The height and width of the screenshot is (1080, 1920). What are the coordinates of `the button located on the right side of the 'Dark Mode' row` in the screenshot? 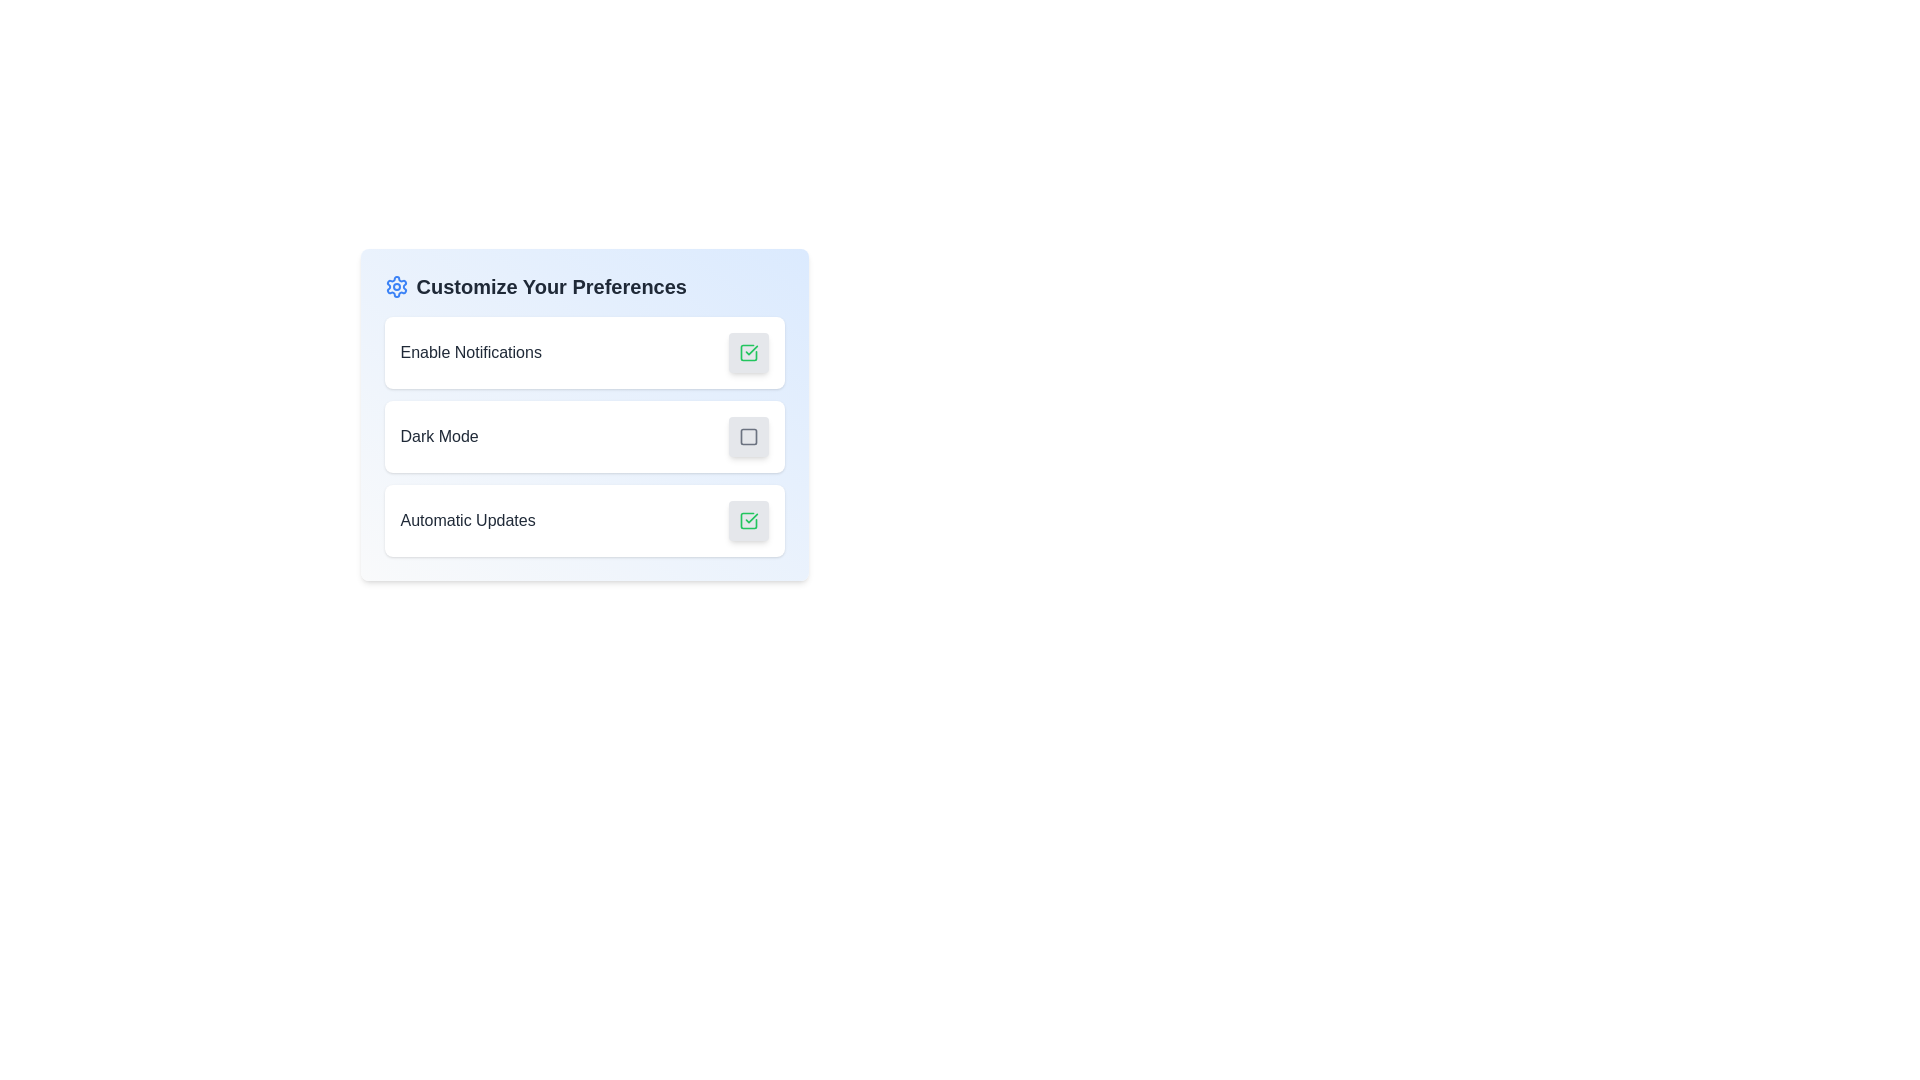 It's located at (747, 435).